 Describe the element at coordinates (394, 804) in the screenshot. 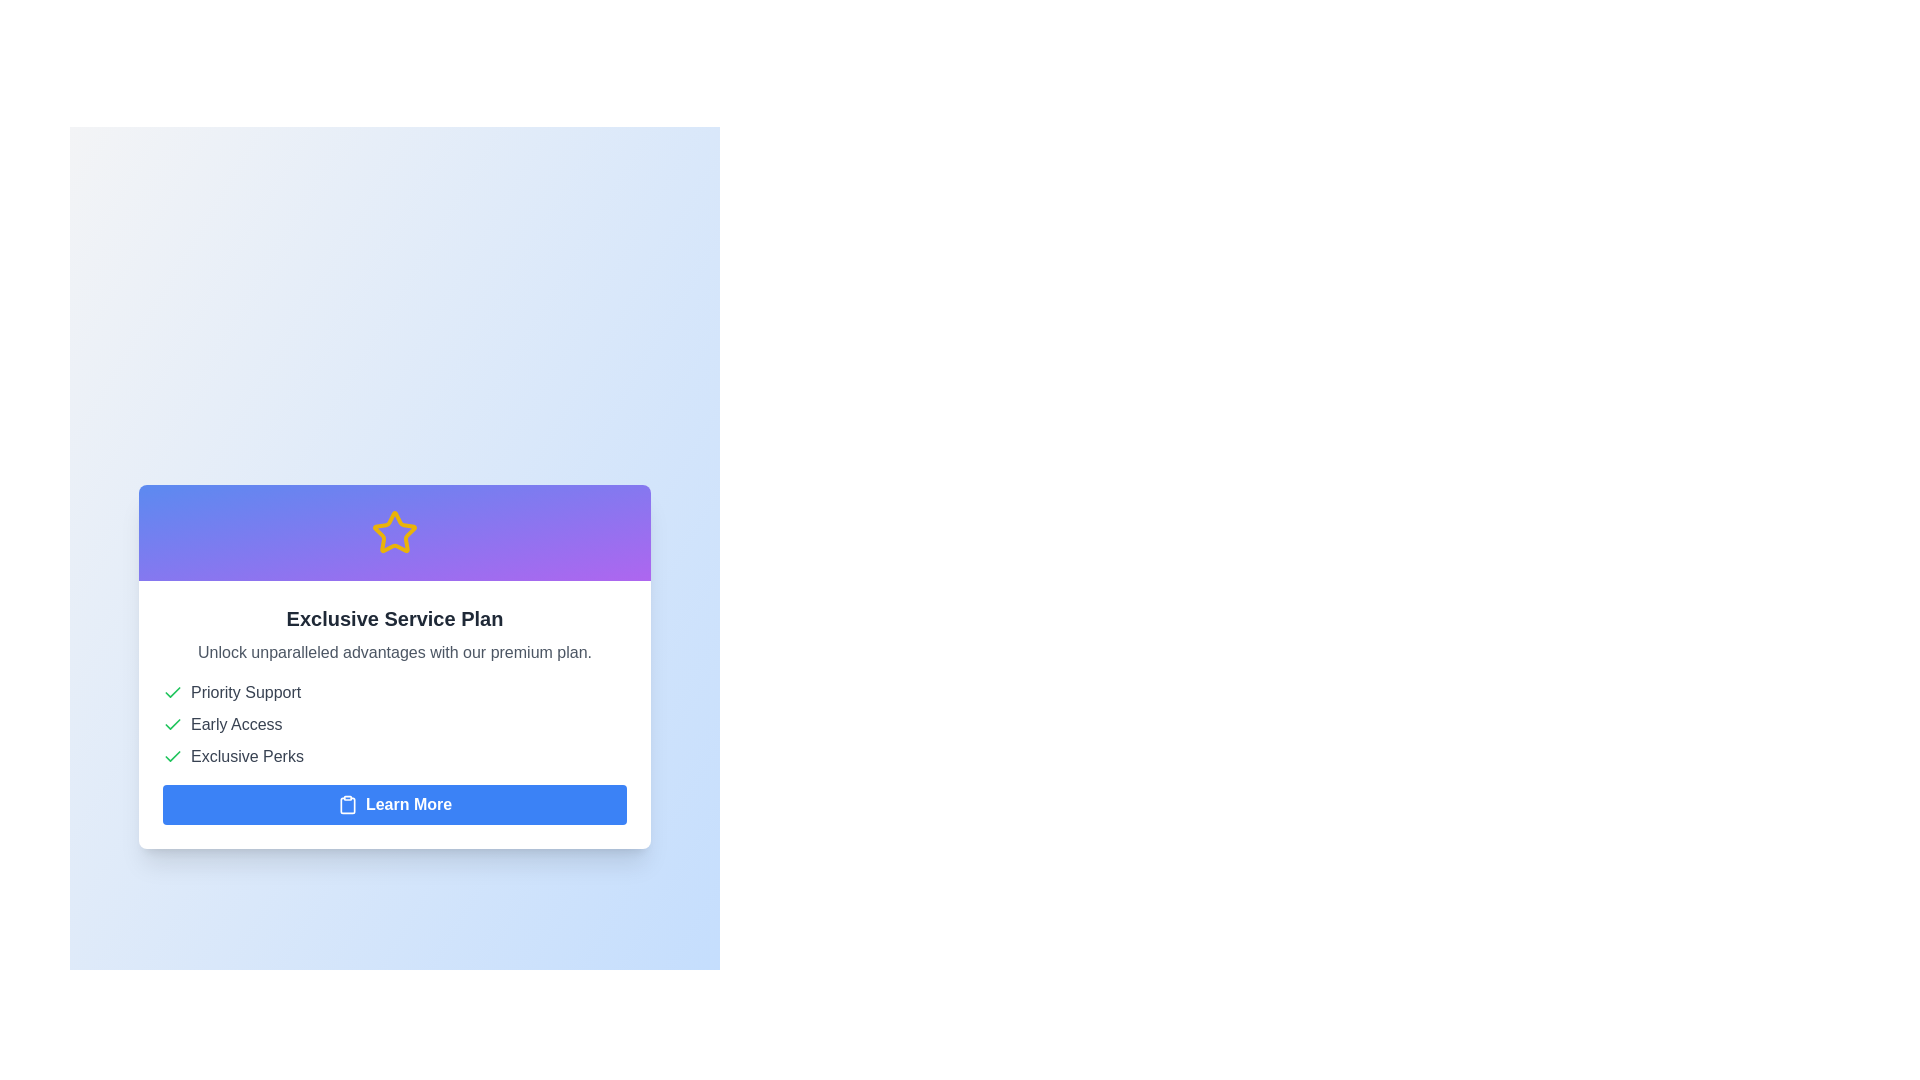

I see `the 'Learn More' button with a vibrant blue background and white text, located at the bottom of the 'Exclusive Service Plan' card` at that location.